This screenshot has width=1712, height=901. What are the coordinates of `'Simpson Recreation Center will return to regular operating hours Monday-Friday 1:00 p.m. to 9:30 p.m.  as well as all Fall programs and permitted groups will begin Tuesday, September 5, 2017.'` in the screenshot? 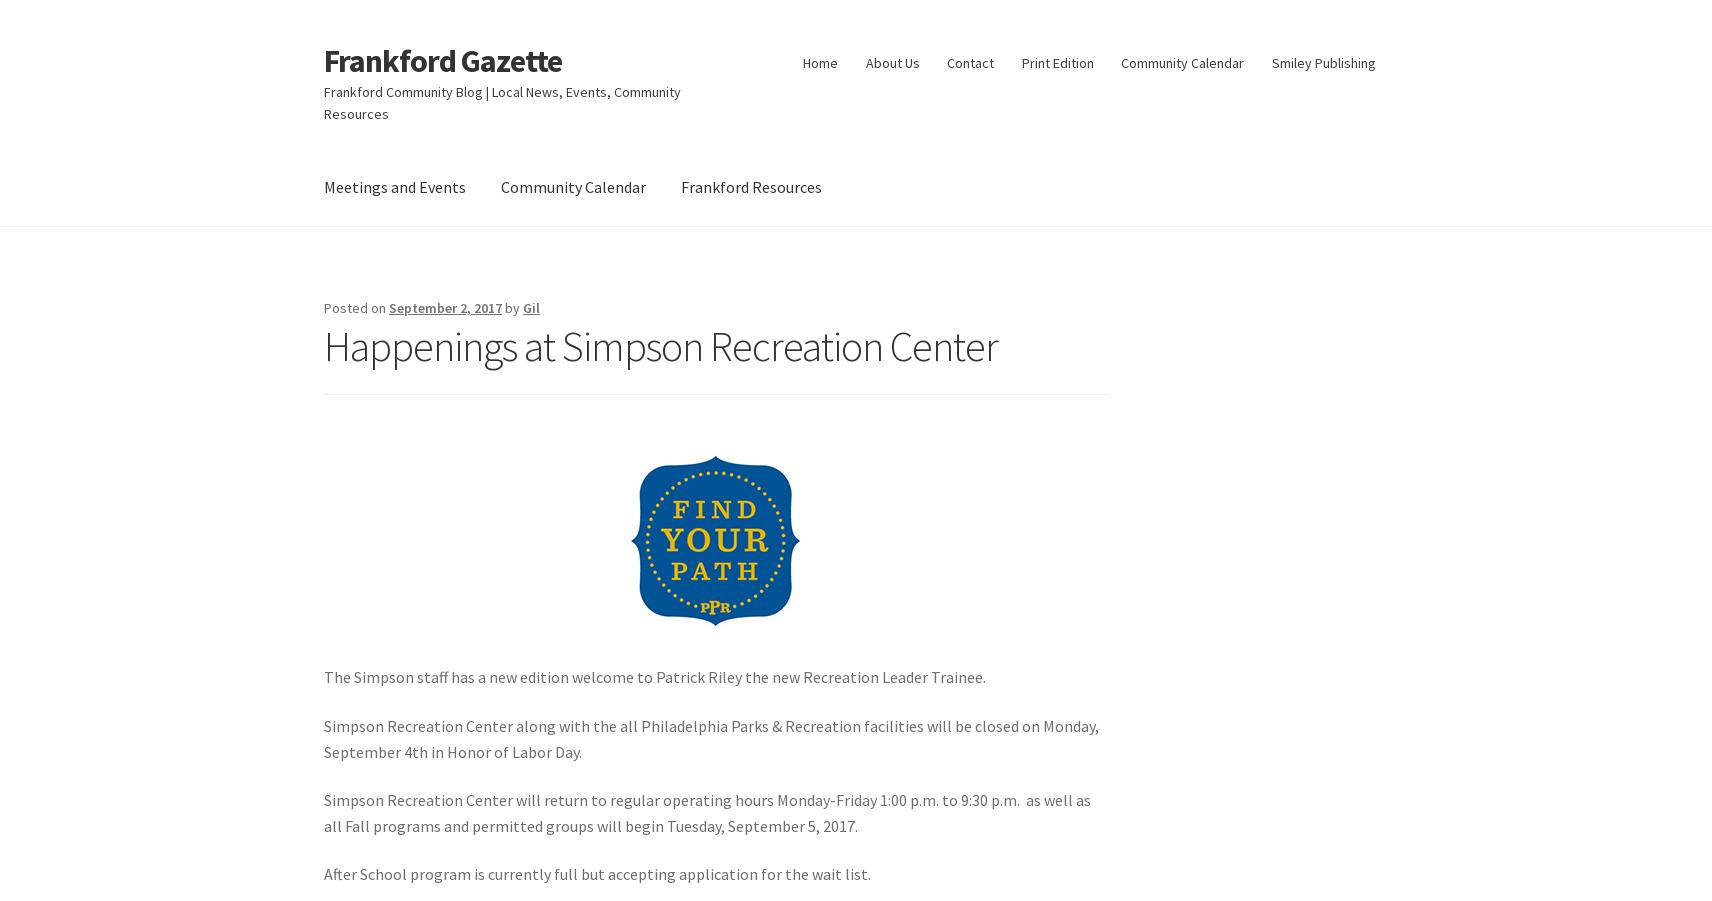 It's located at (707, 812).